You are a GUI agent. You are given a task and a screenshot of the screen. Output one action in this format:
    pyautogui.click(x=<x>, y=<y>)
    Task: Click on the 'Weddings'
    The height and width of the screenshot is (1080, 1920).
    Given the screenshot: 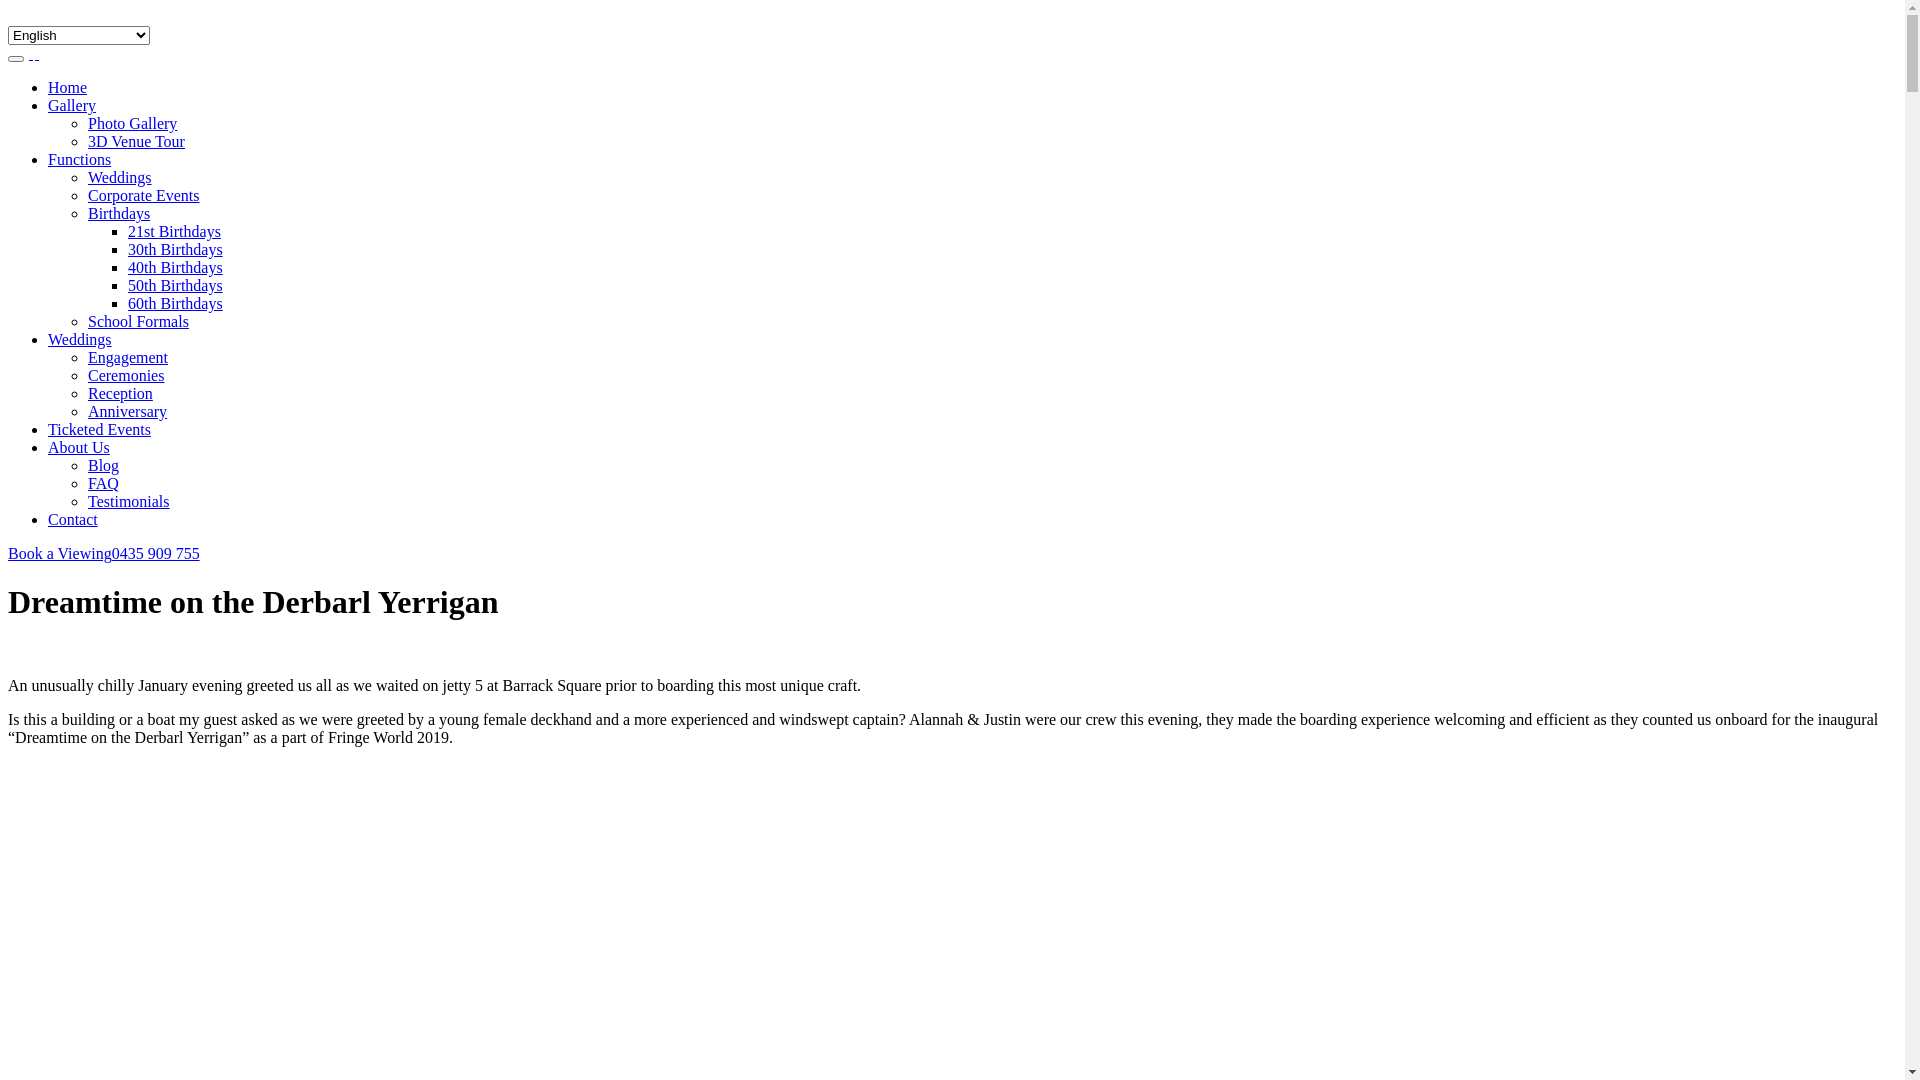 What is the action you would take?
    pyautogui.click(x=86, y=176)
    